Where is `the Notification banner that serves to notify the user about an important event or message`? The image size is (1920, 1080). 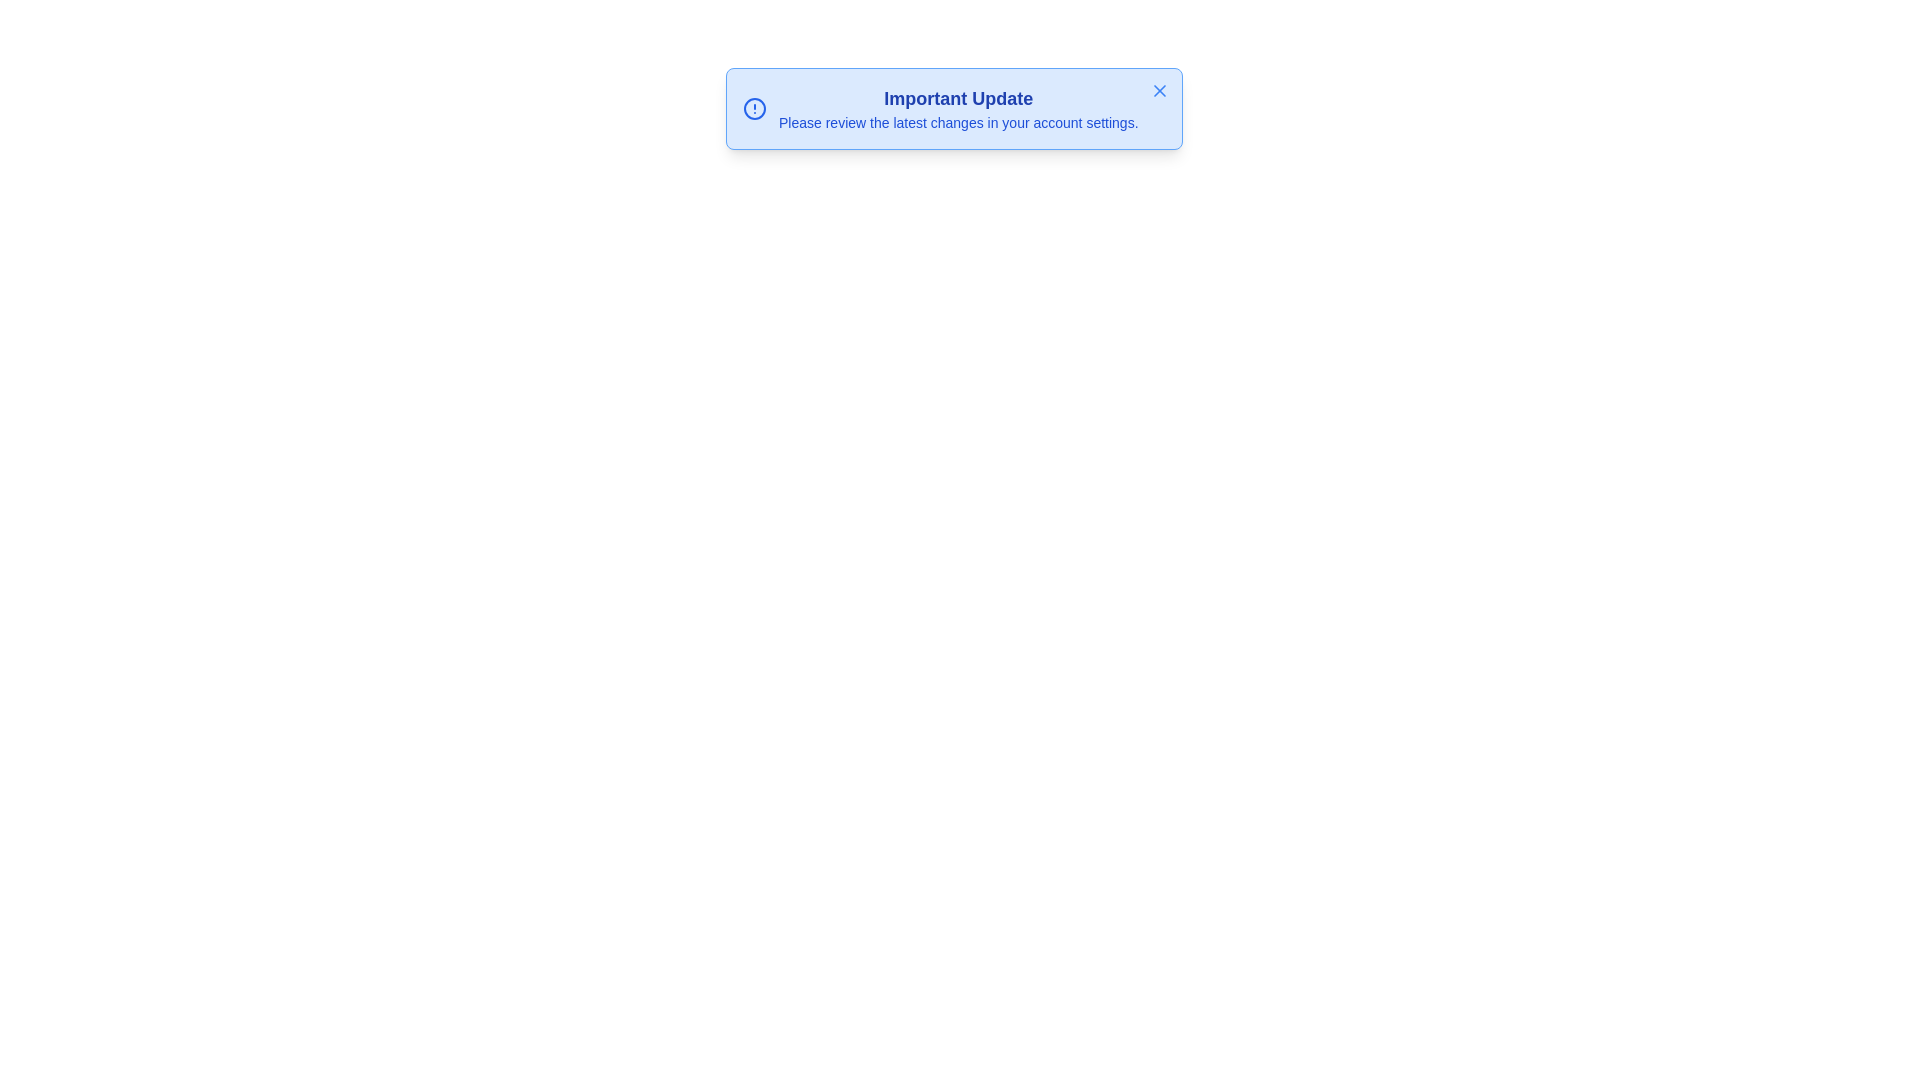 the Notification banner that serves to notify the user about an important event or message is located at coordinates (953, 108).